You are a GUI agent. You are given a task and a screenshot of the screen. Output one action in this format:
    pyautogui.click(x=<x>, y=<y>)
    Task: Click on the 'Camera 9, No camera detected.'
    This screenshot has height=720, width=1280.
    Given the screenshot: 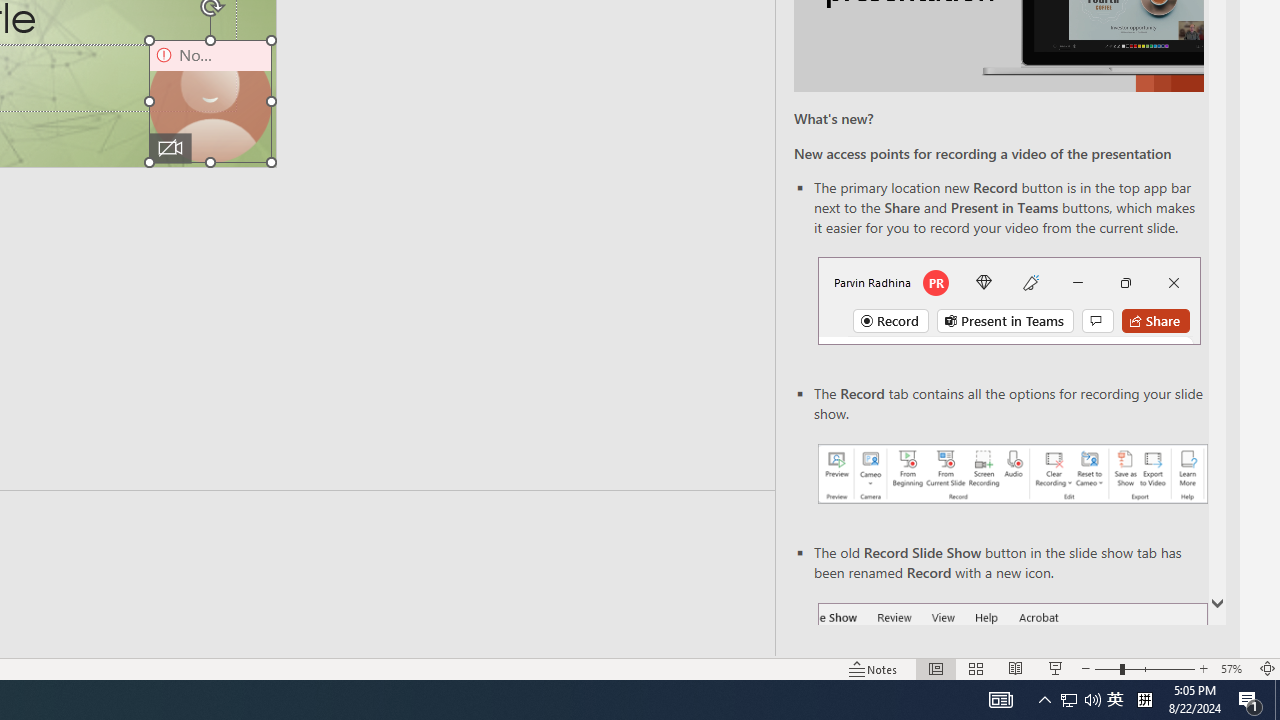 What is the action you would take?
    pyautogui.click(x=210, y=101)
    